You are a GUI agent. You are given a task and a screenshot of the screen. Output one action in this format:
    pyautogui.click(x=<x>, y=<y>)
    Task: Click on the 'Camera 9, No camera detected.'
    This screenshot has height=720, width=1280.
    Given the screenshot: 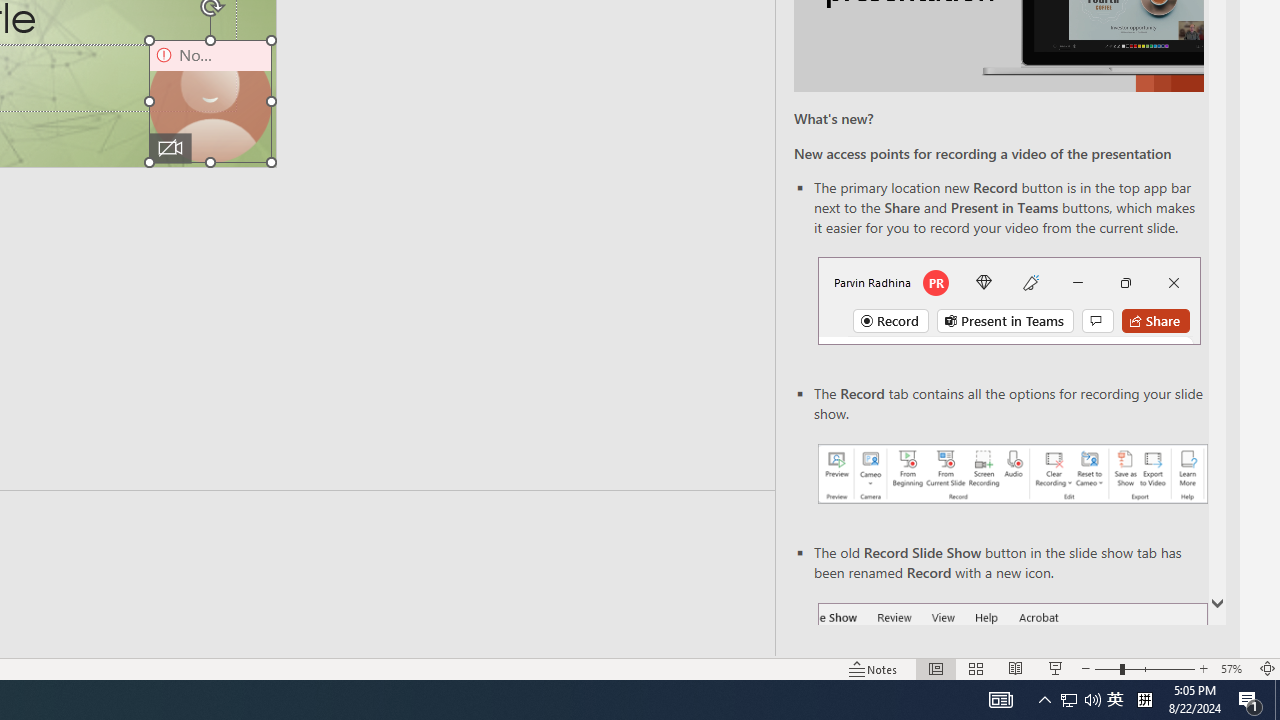 What is the action you would take?
    pyautogui.click(x=210, y=101)
    